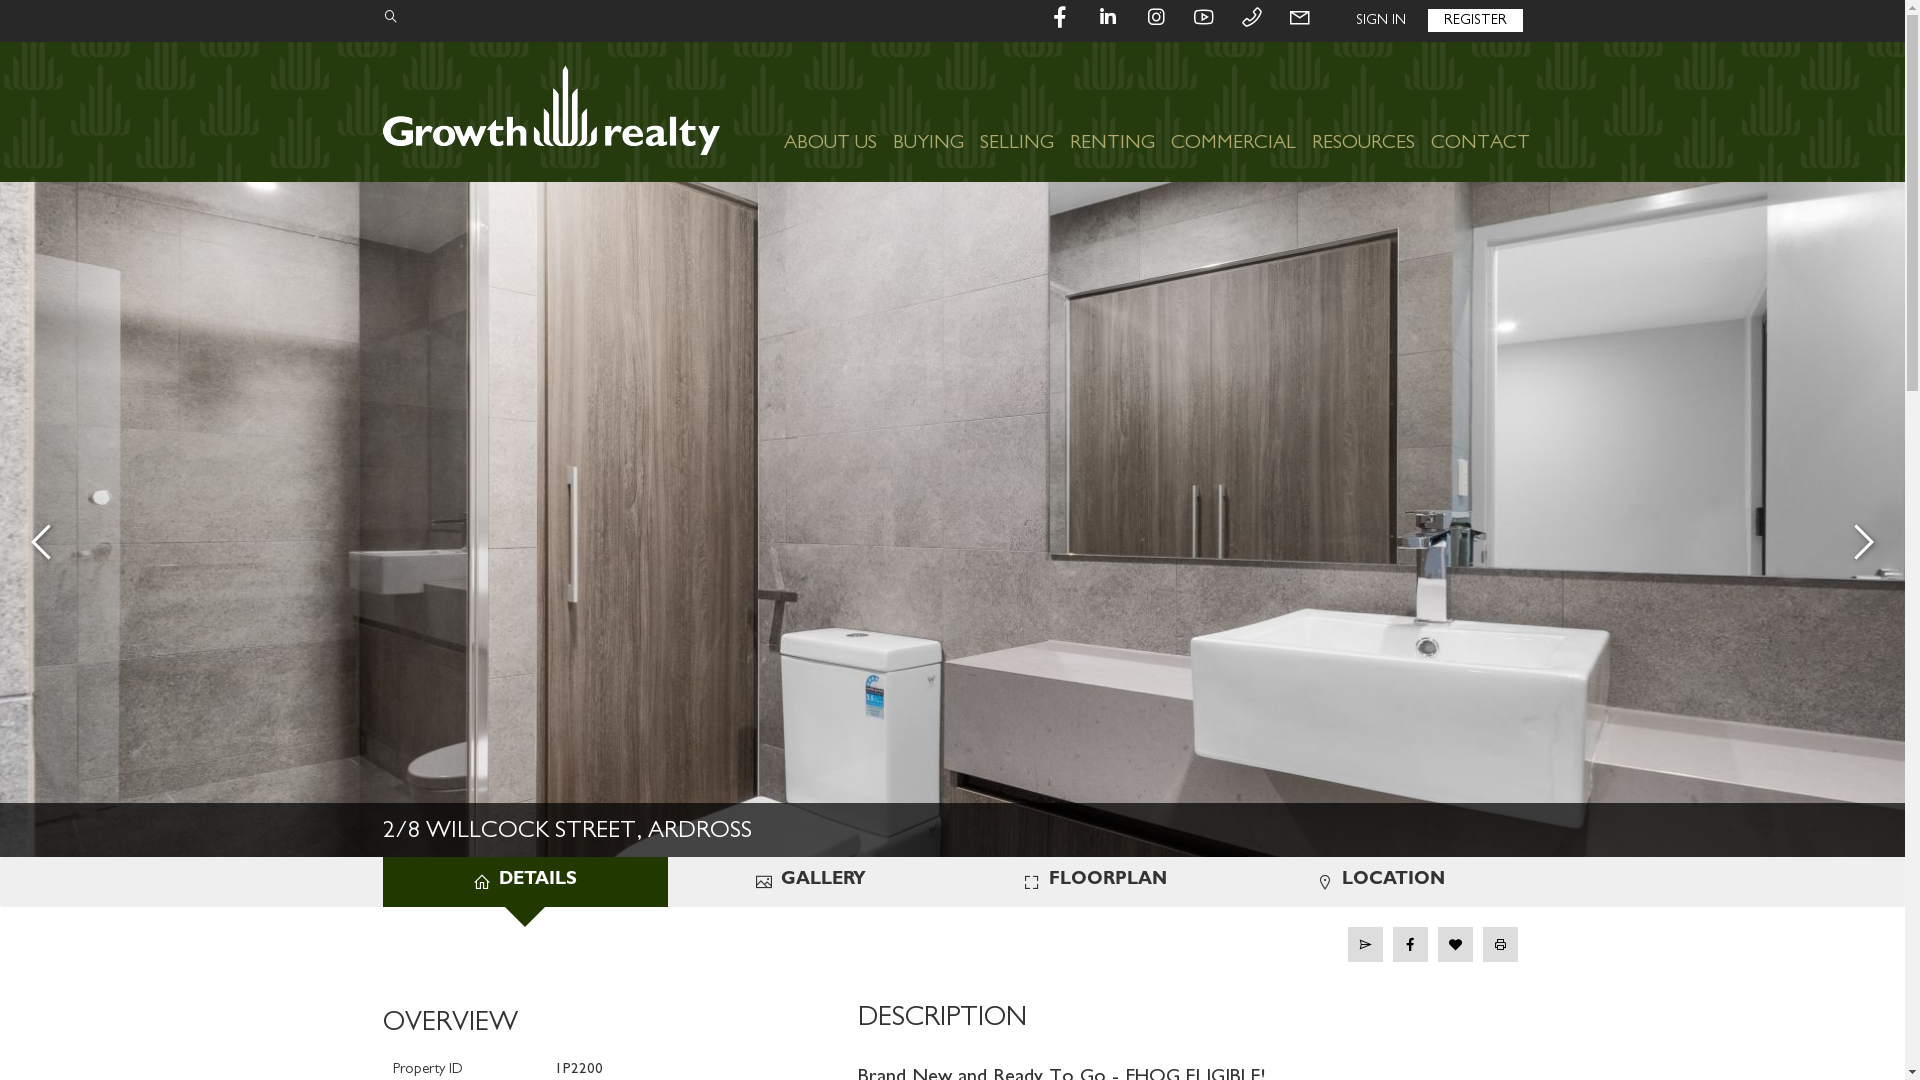 The image size is (1920, 1080). What do you see at coordinates (1304, 111) in the screenshot?
I see `'RESOURCES'` at bounding box center [1304, 111].